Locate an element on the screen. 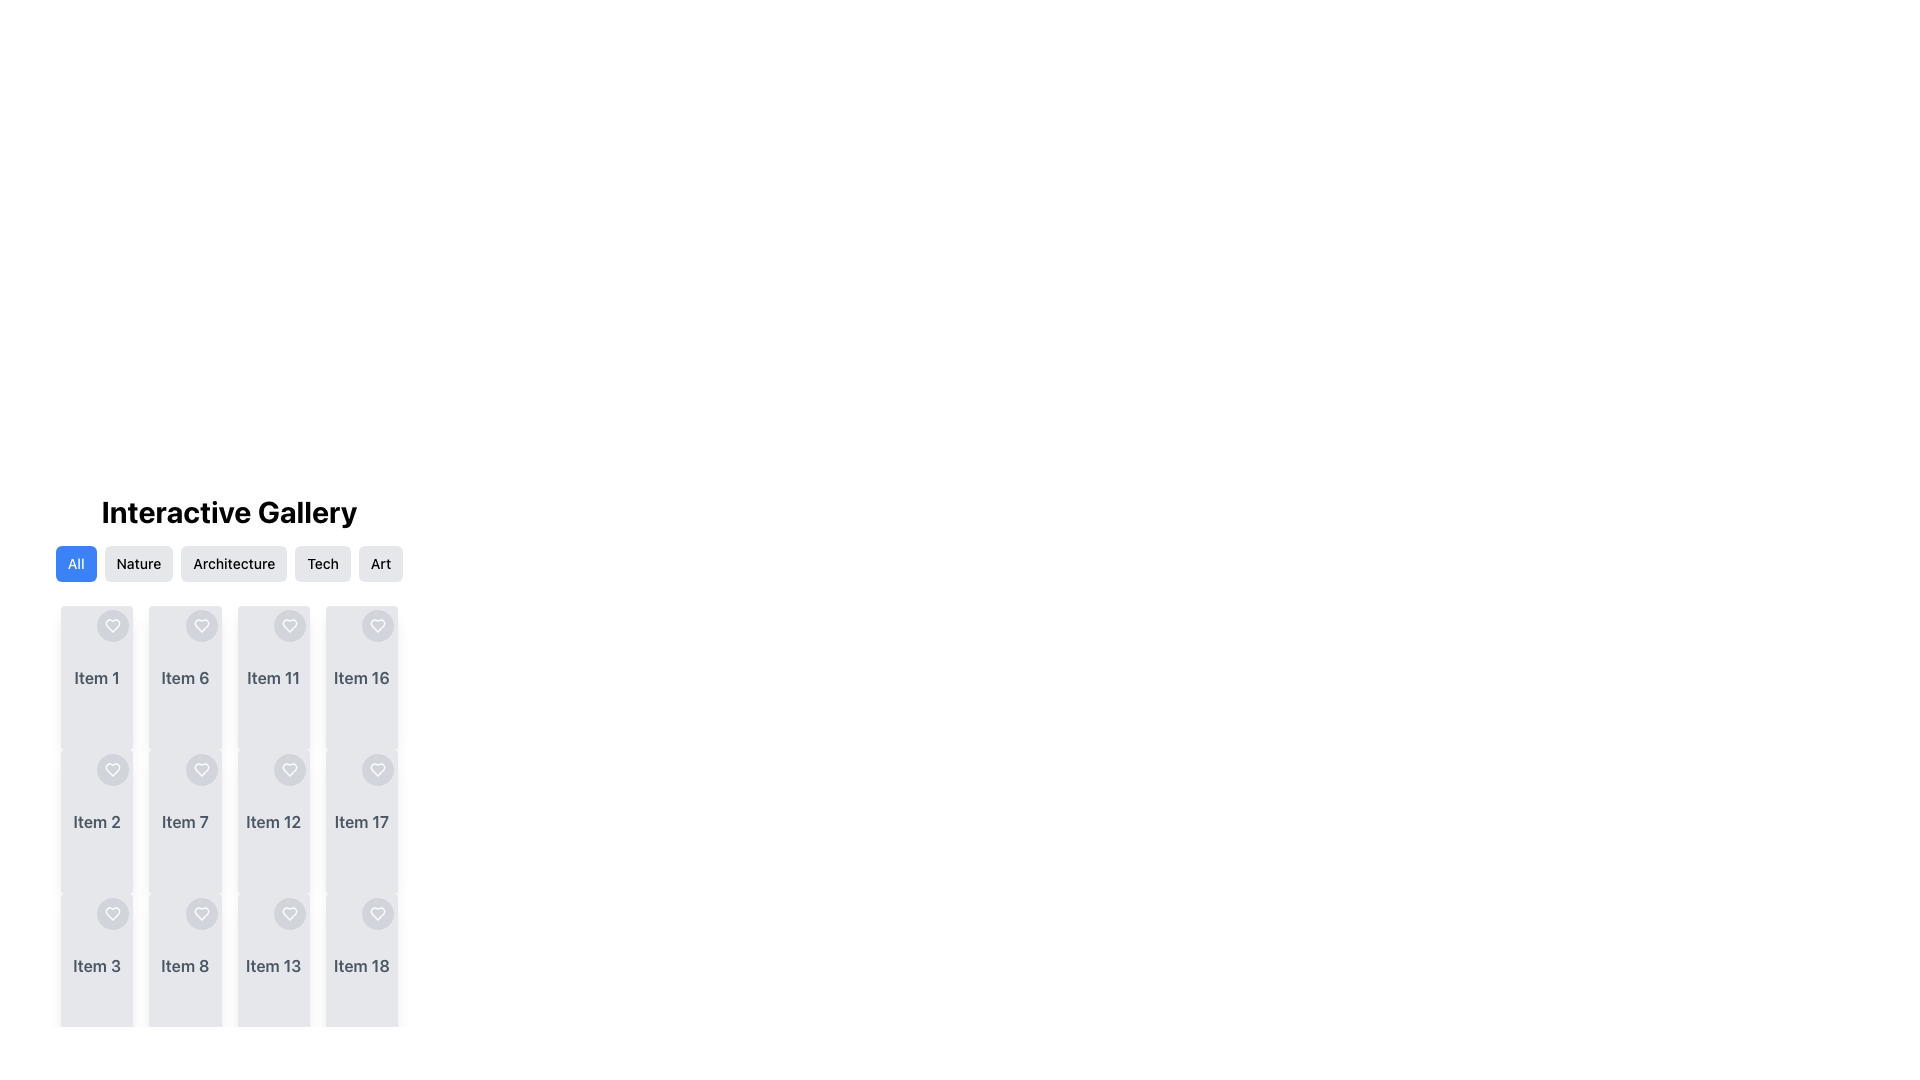 The width and height of the screenshot is (1920, 1080). the individual item card located in the second column and third row of the grid layout for further actions is located at coordinates (185, 821).